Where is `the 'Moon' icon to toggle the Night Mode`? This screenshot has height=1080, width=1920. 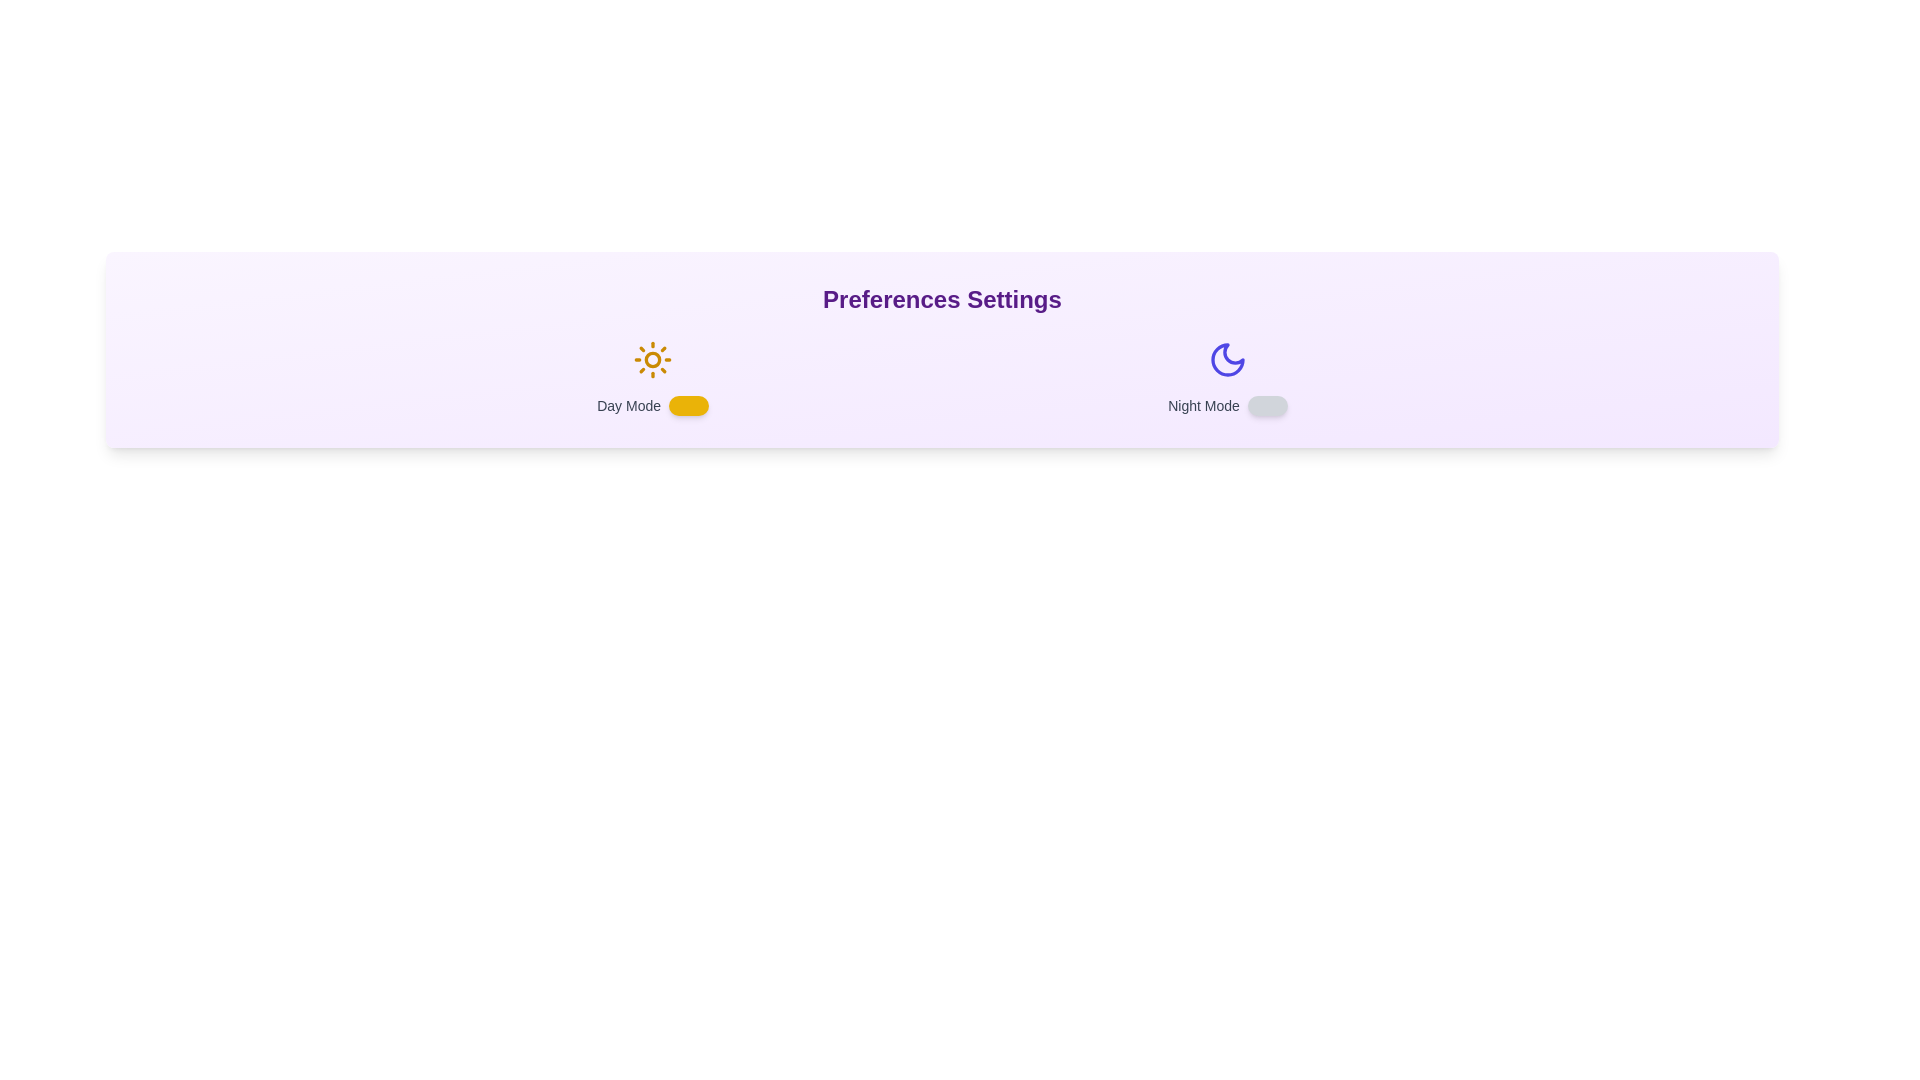 the 'Moon' icon to toggle the Night Mode is located at coordinates (1227, 358).